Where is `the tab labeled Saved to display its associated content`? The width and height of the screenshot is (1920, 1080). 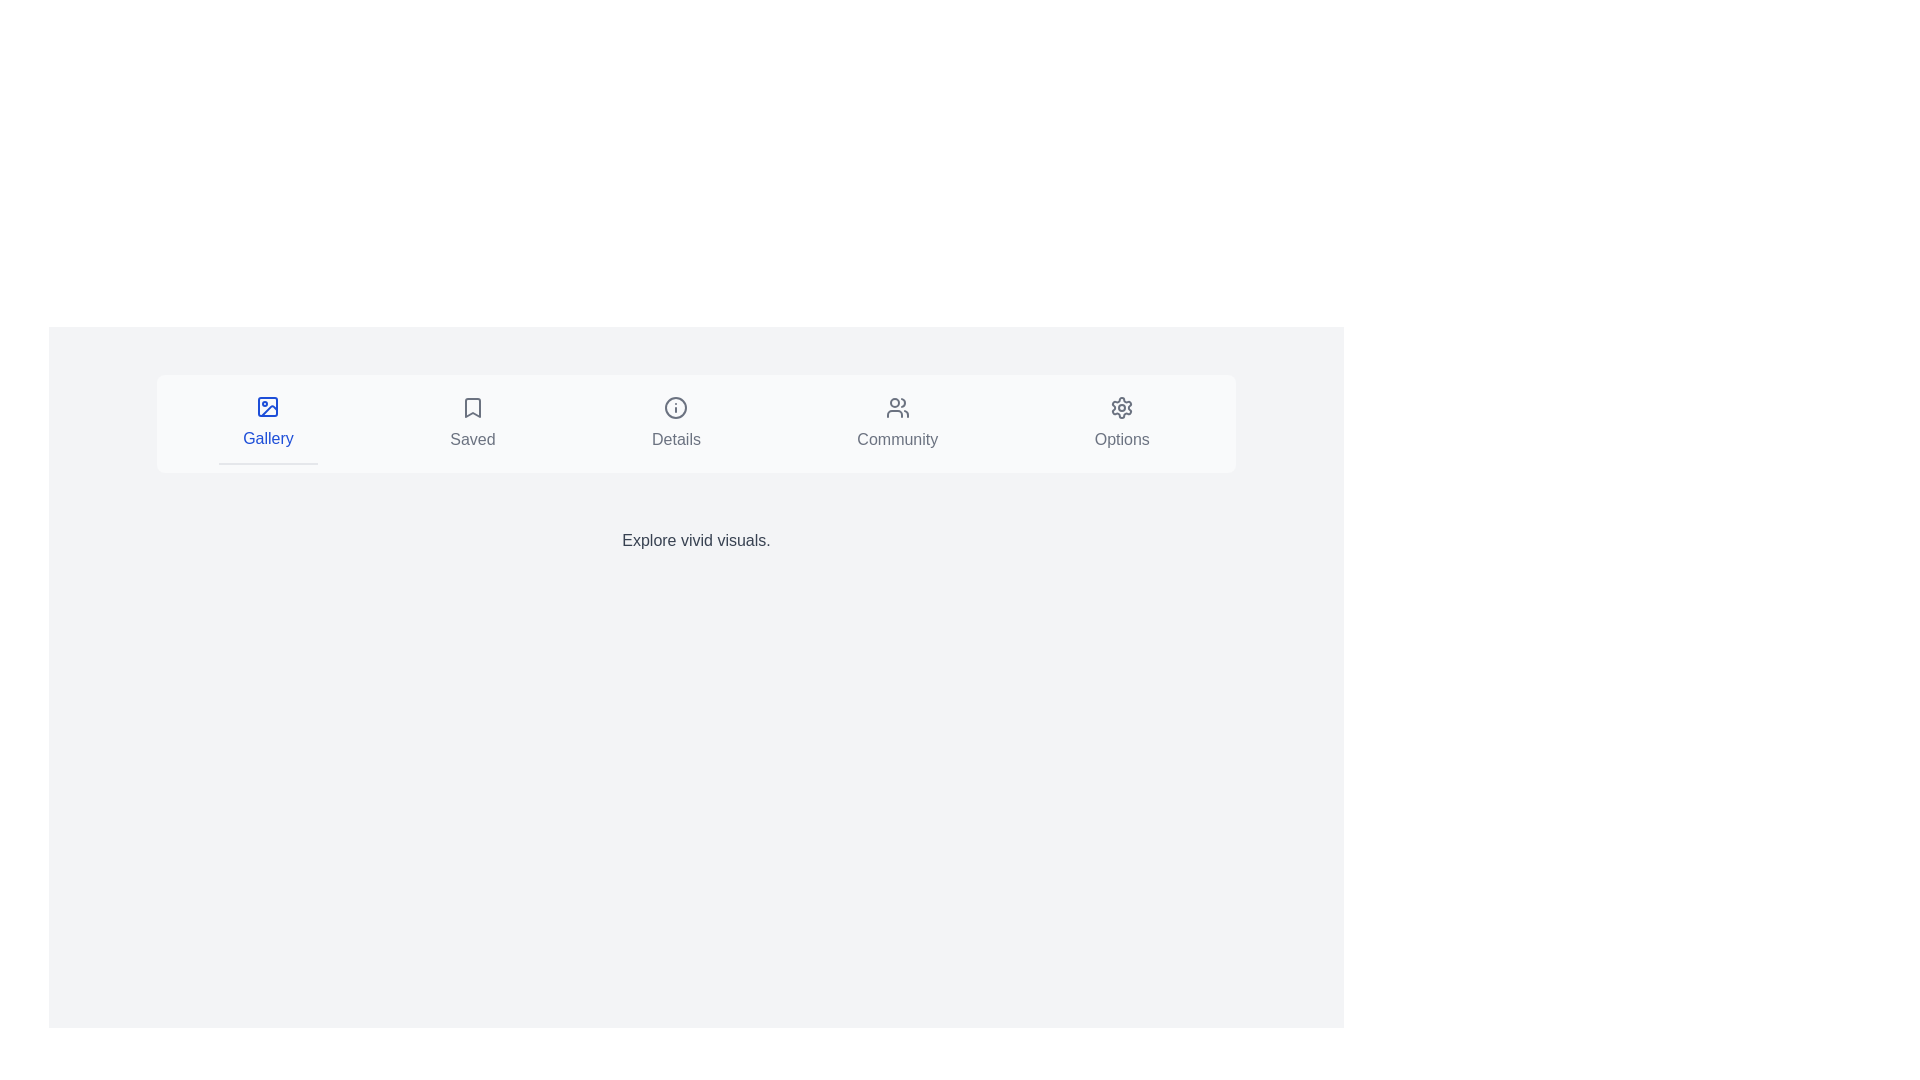
the tab labeled Saved to display its associated content is located at coordinates (470, 423).